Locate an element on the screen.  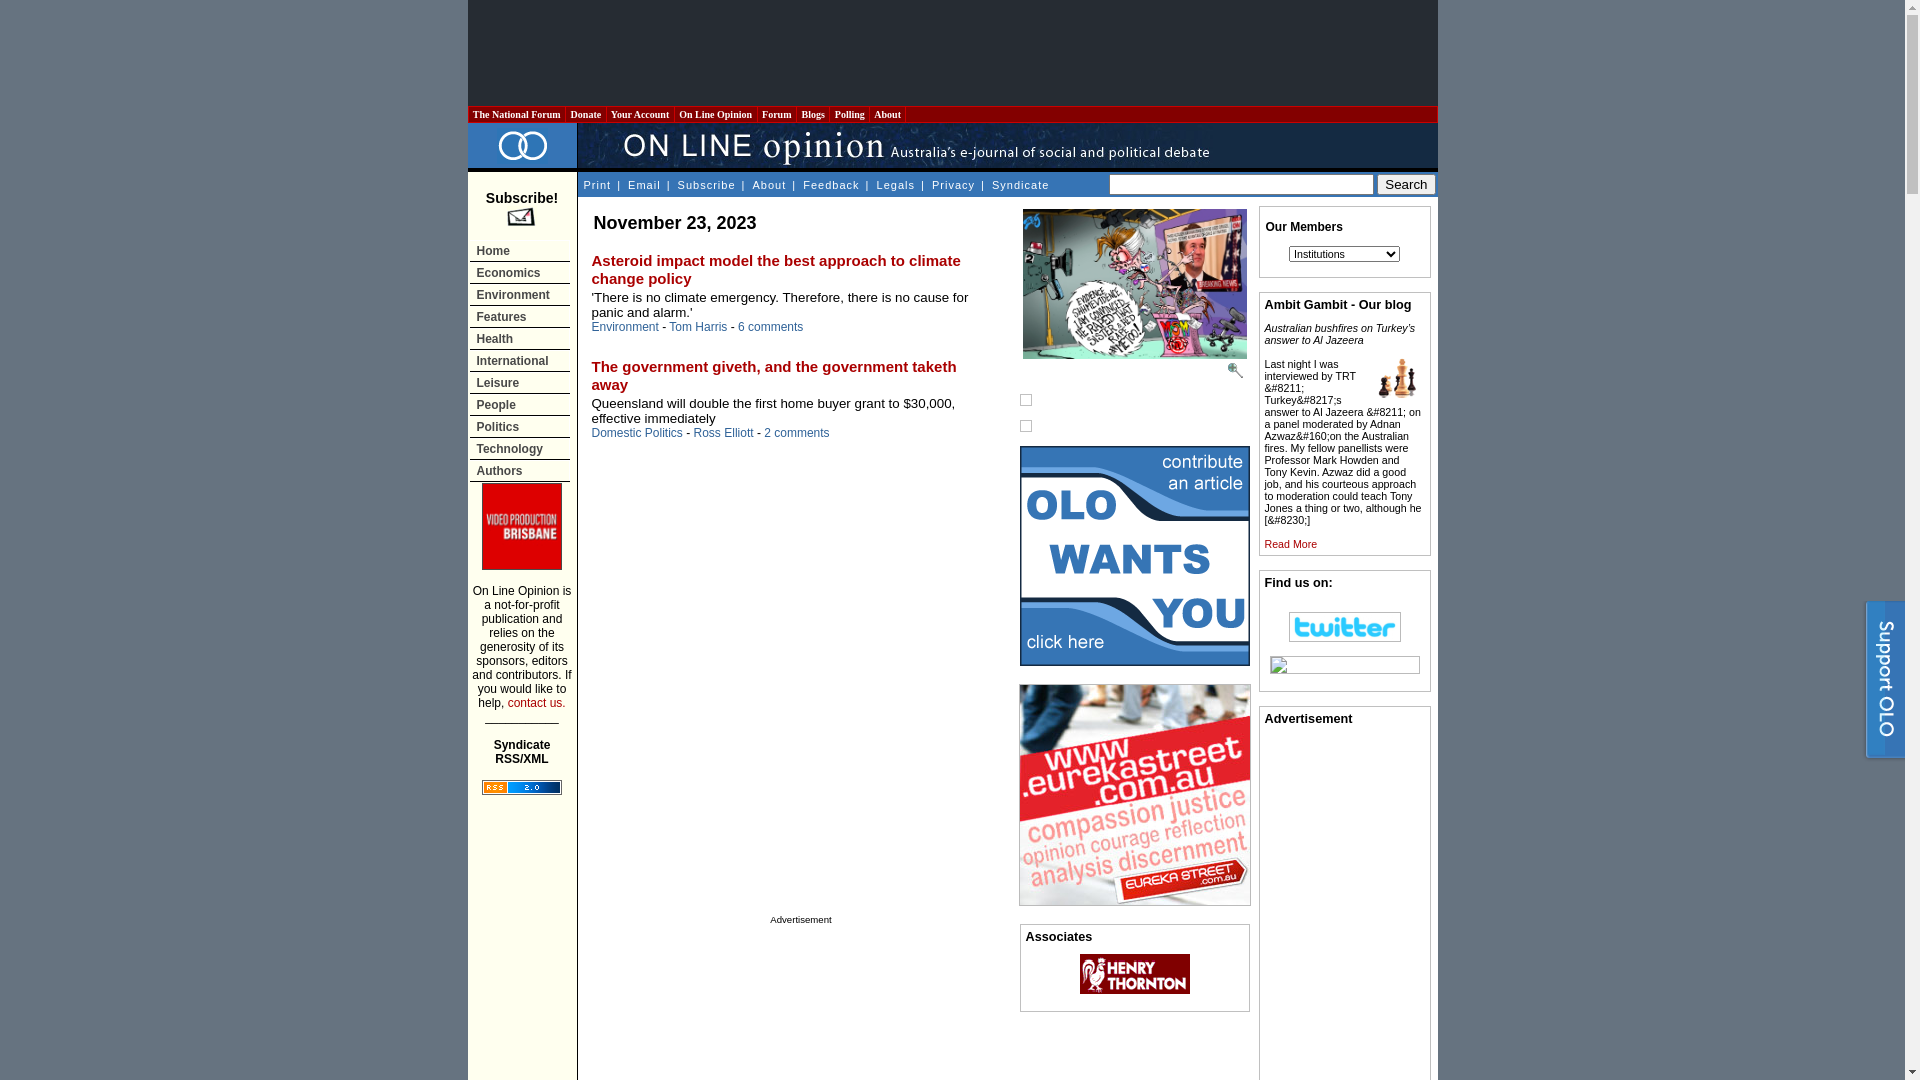
'Environment' is located at coordinates (590, 326).